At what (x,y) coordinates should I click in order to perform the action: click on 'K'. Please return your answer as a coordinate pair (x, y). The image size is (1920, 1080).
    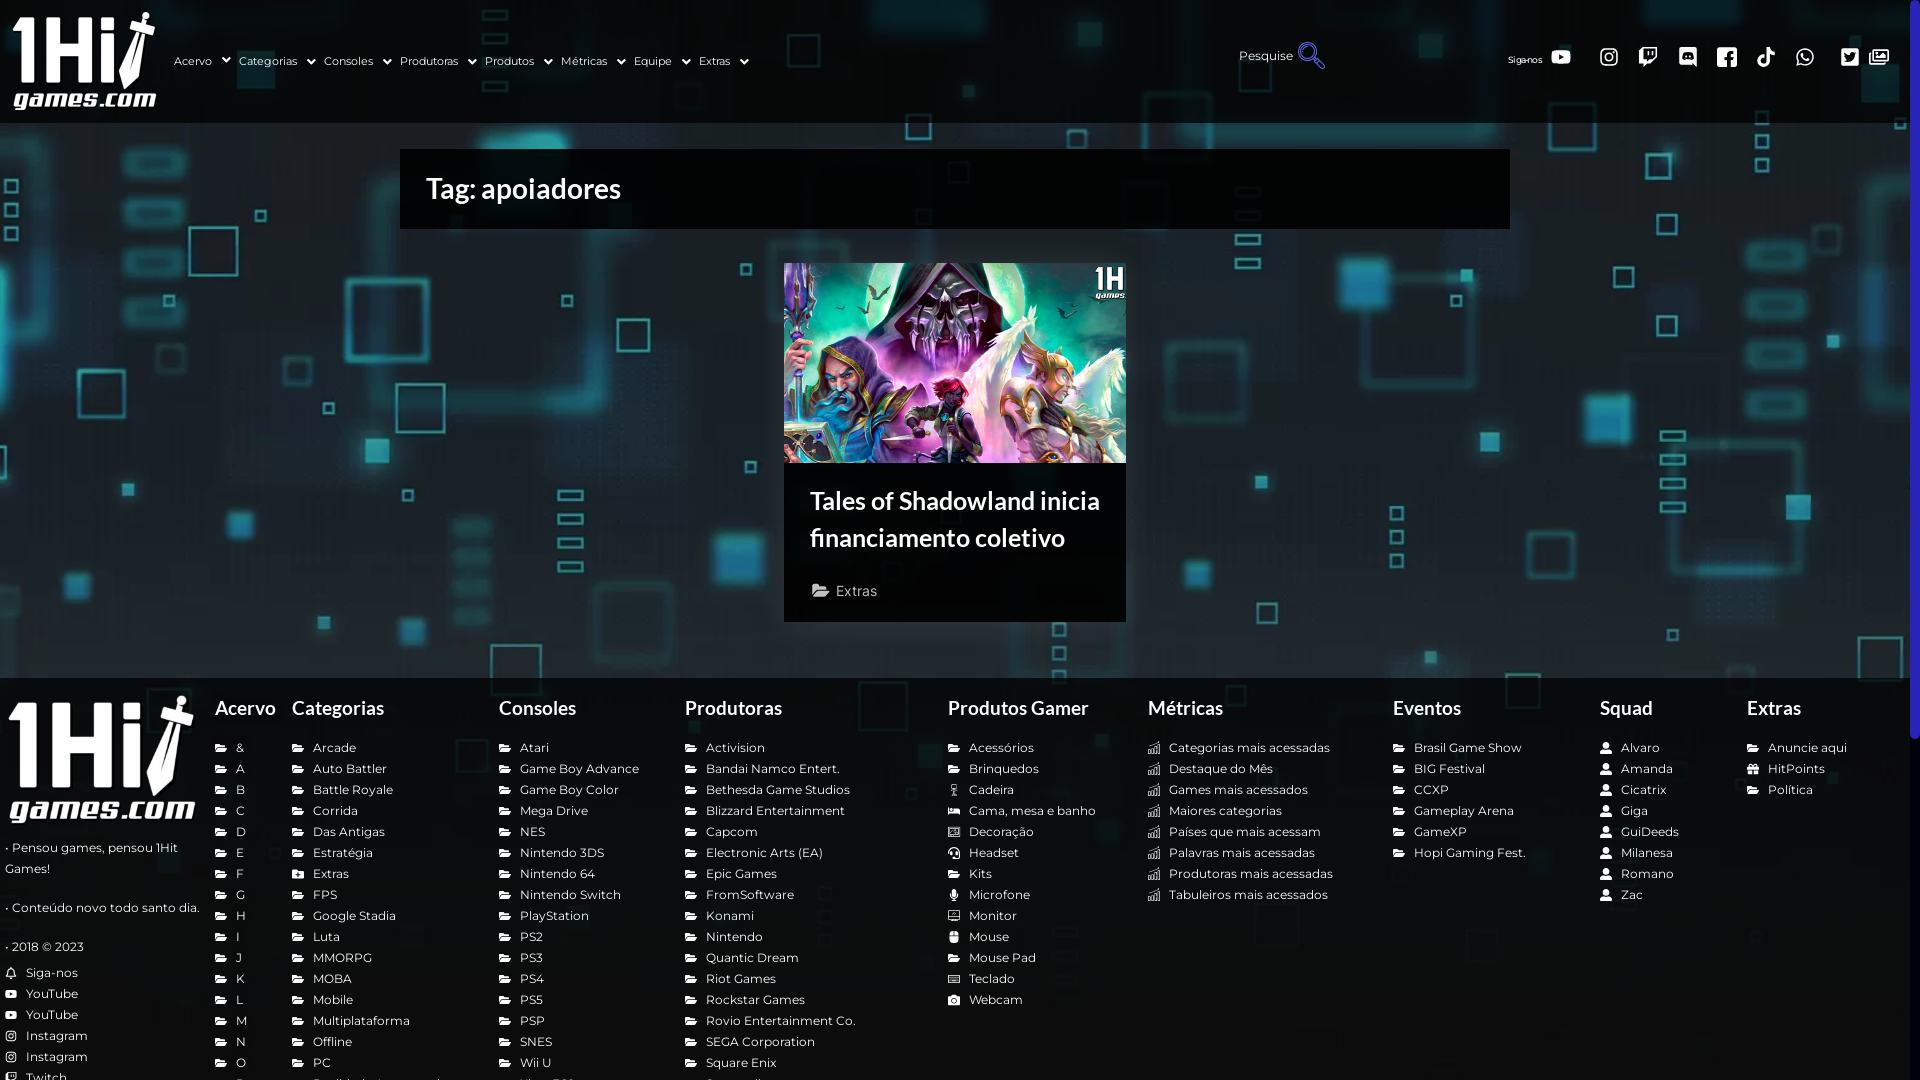
    Looking at the image, I should click on (242, 977).